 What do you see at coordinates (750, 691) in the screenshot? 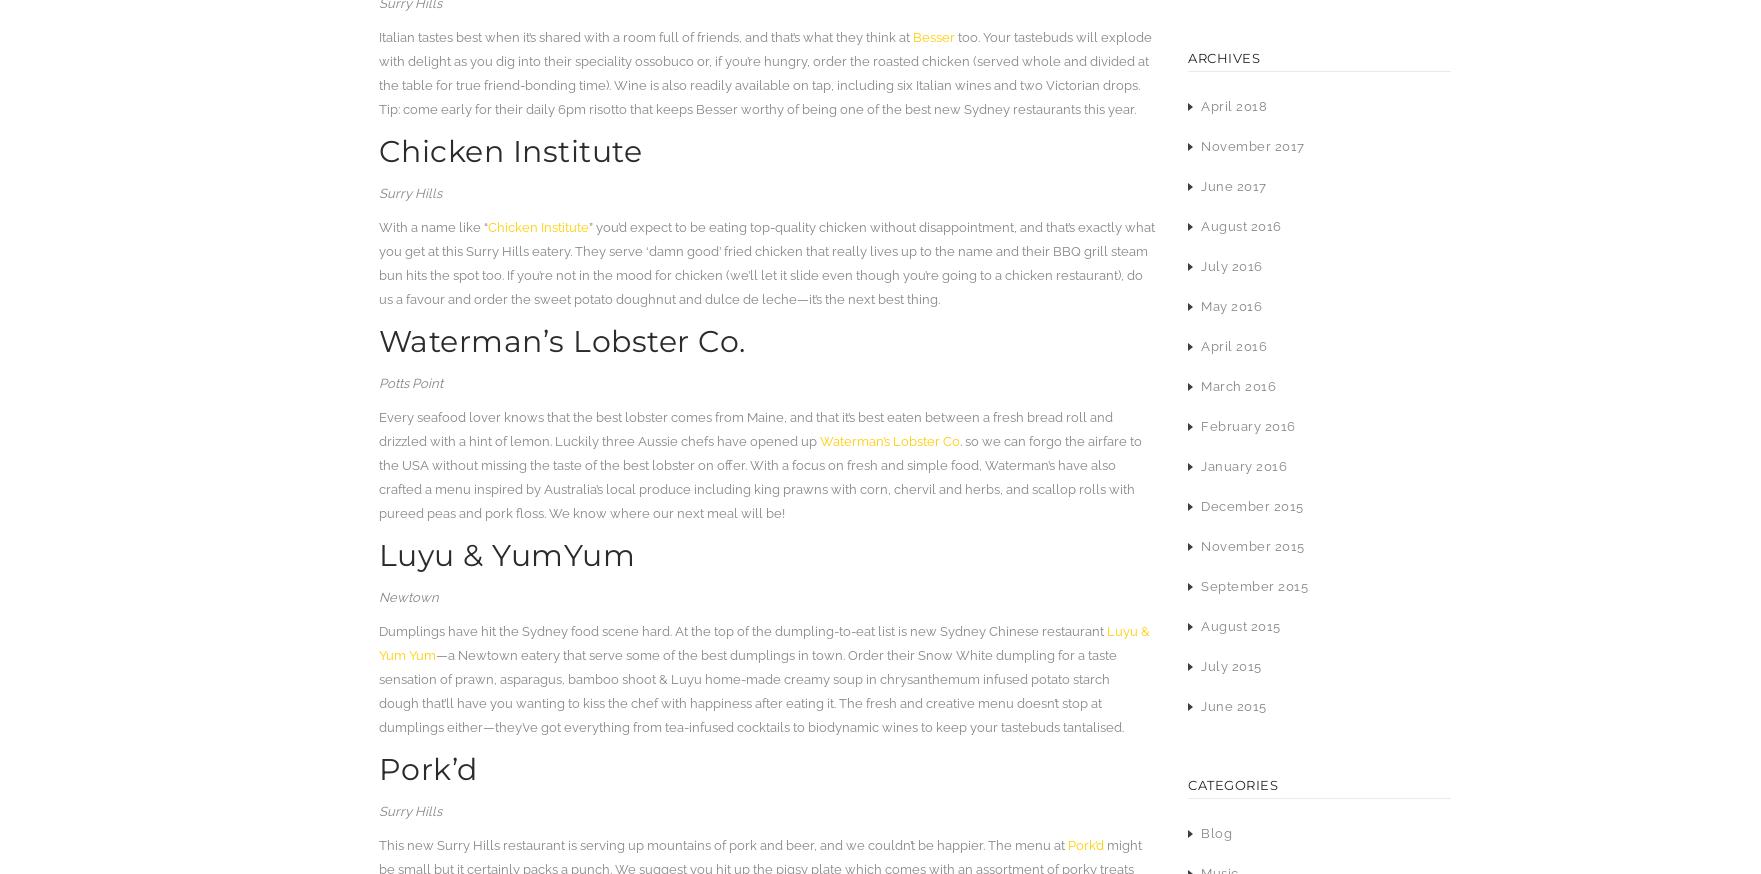
I see `'—a Newtown eatery that serve some of the best dumplings in town. Order their Snow White dumpling for a taste sensation of prawn, asparagus, bamboo shoot & Luyu home-made creamy soup in chrysanthemum infused potato starch dough that’ll have you wanting to kiss the chef with happiness after eating it. The fresh and creative menu doesn’t stop at dumplings either—they’ve got everything from tea-infused cocktails to biodynamic wines to keep your tastebuds tantalised.'` at bounding box center [750, 691].